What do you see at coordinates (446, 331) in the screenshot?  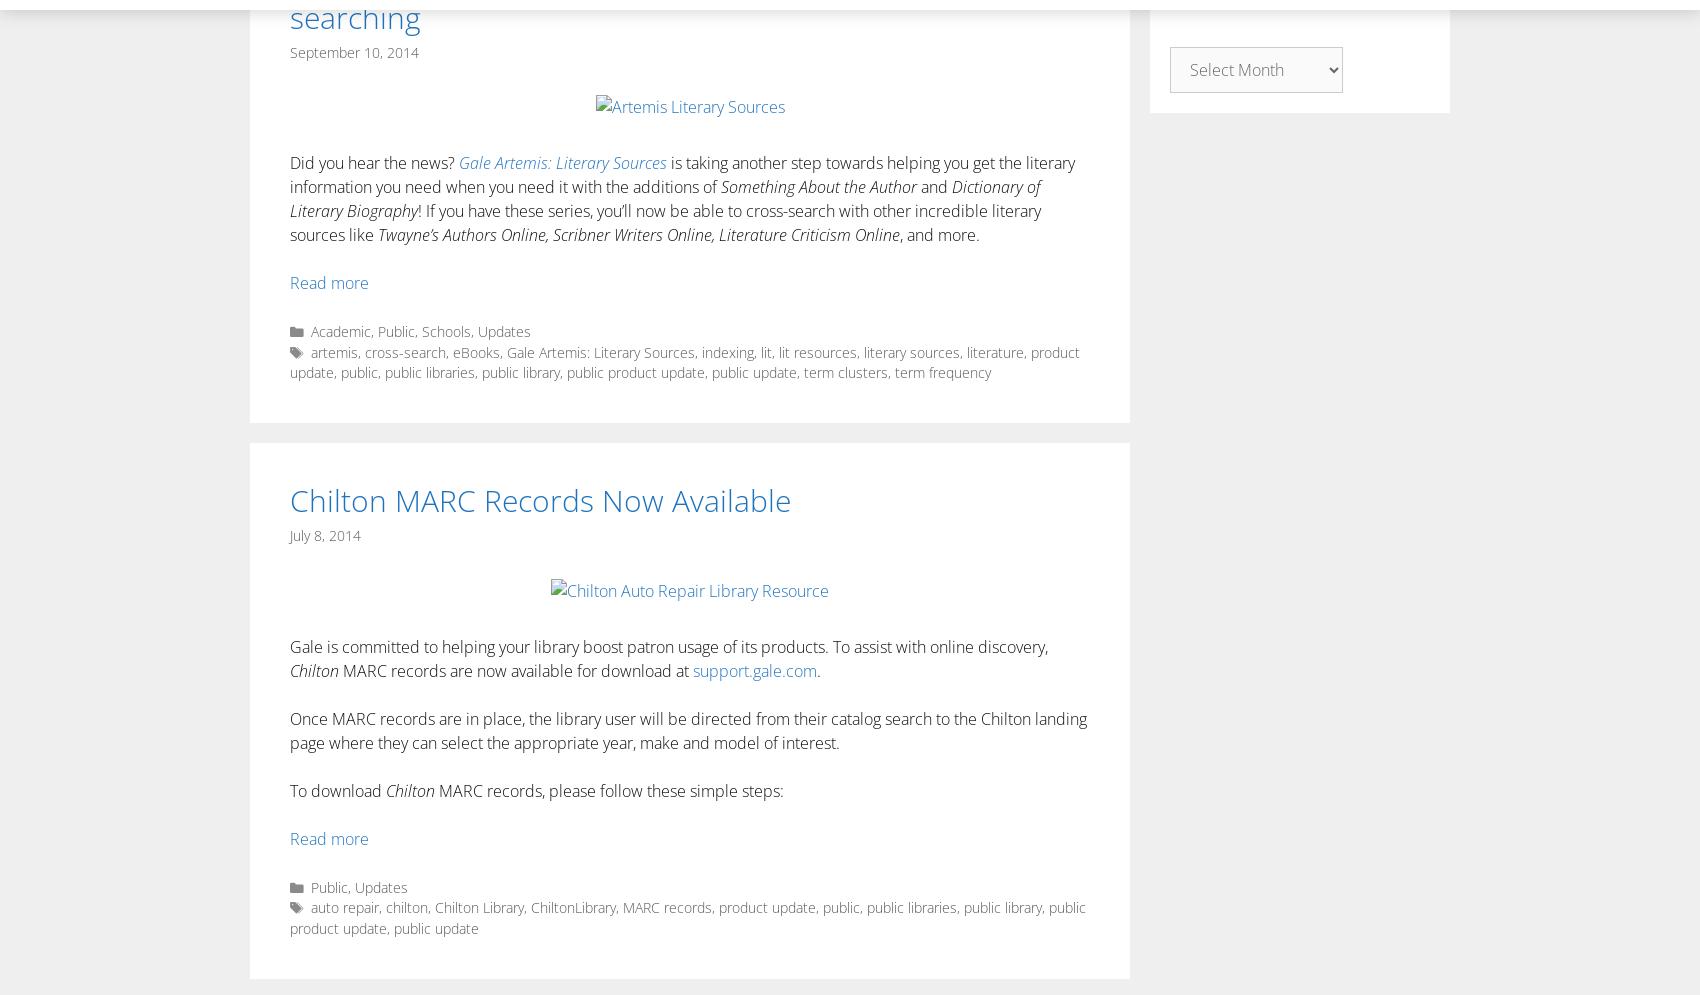 I see `'Schools'` at bounding box center [446, 331].